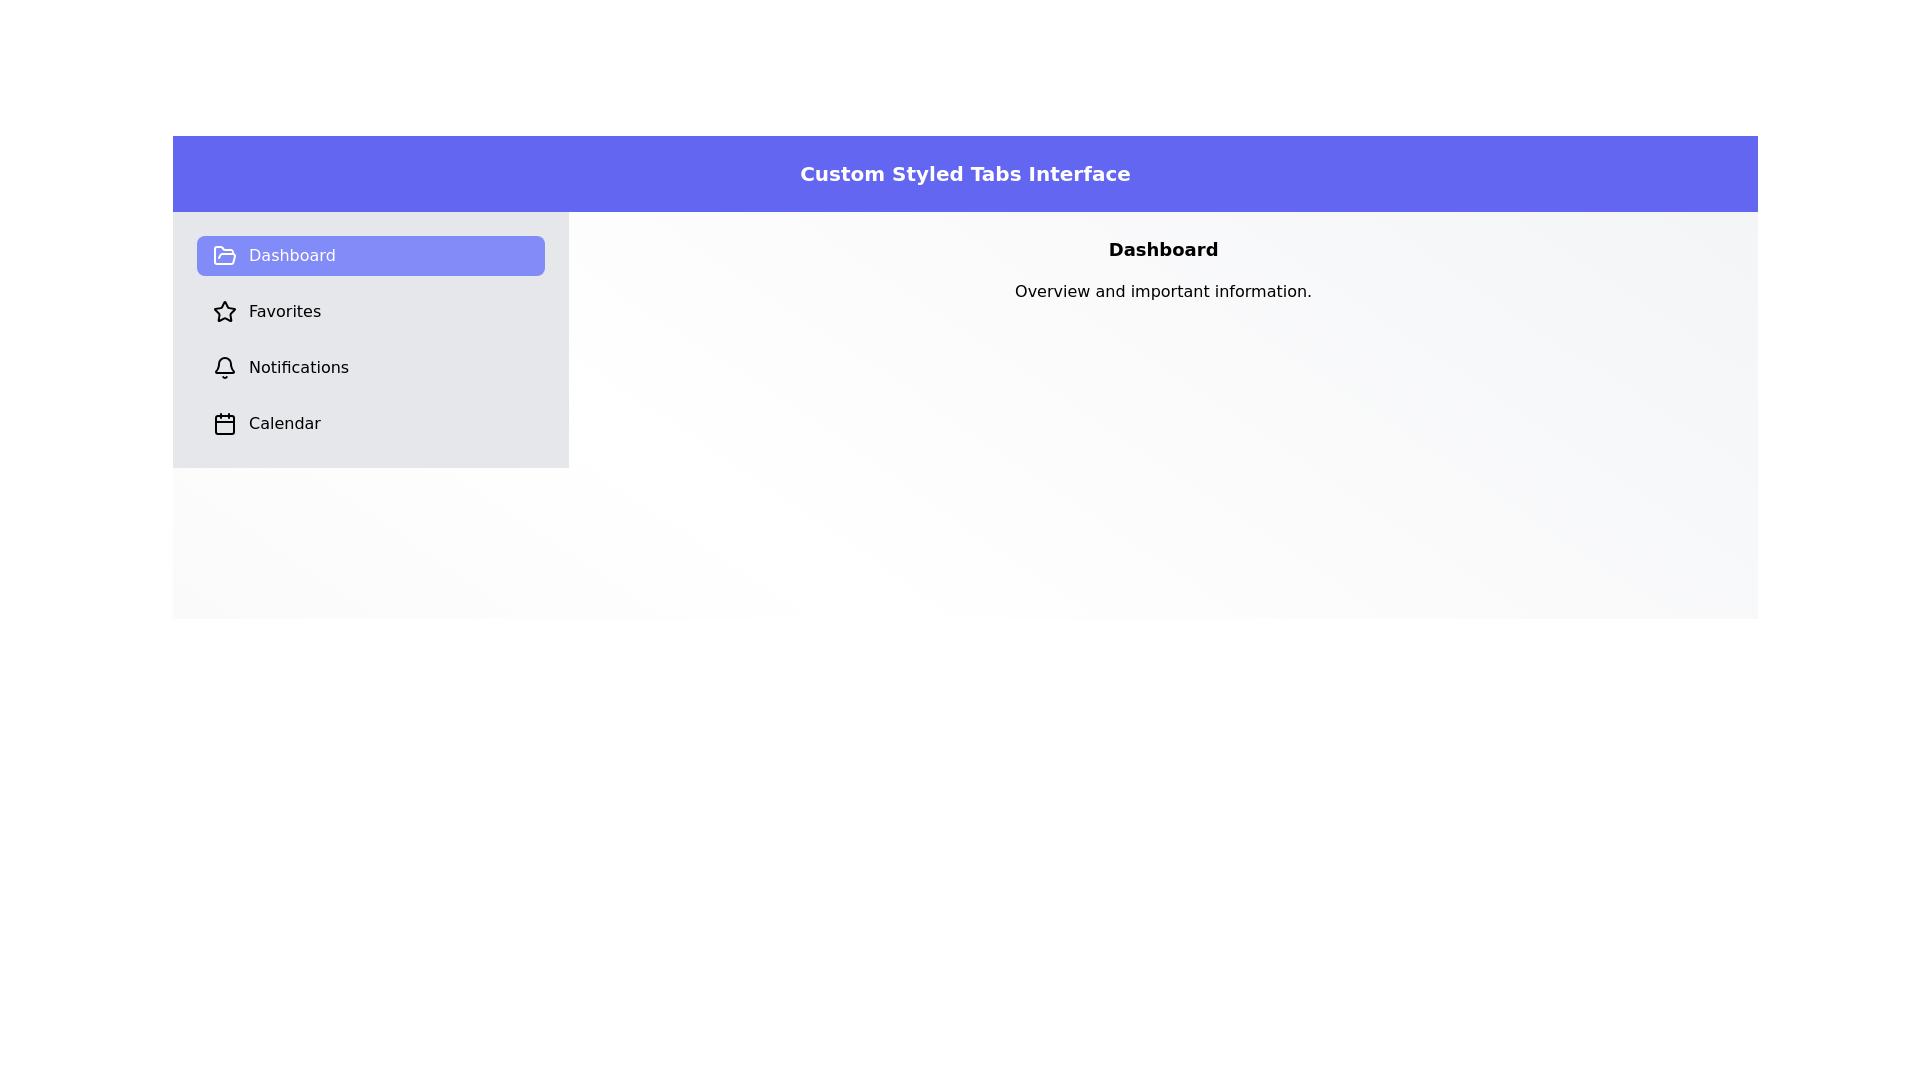 This screenshot has width=1920, height=1080. Describe the element at coordinates (225, 312) in the screenshot. I see `the icon of the tab labeled Favorites` at that location.